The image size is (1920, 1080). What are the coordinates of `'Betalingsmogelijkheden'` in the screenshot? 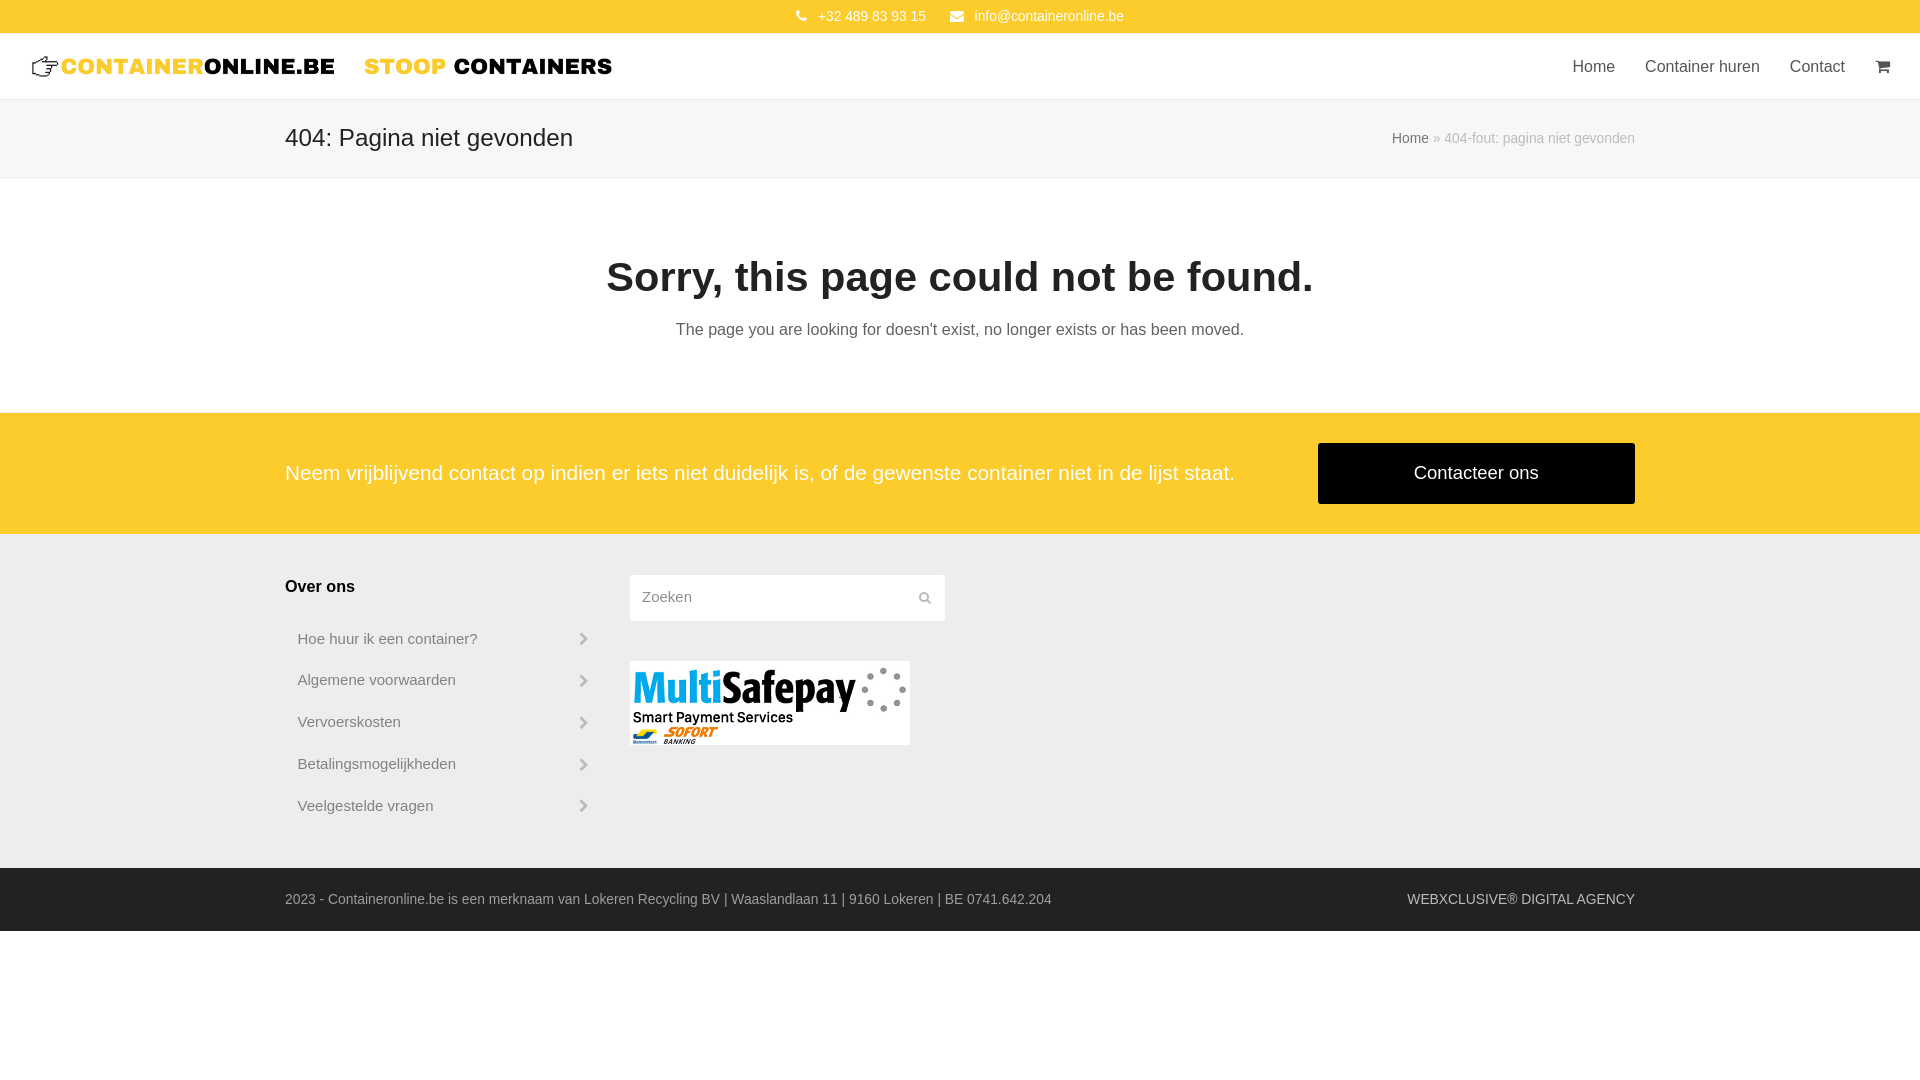 It's located at (441, 764).